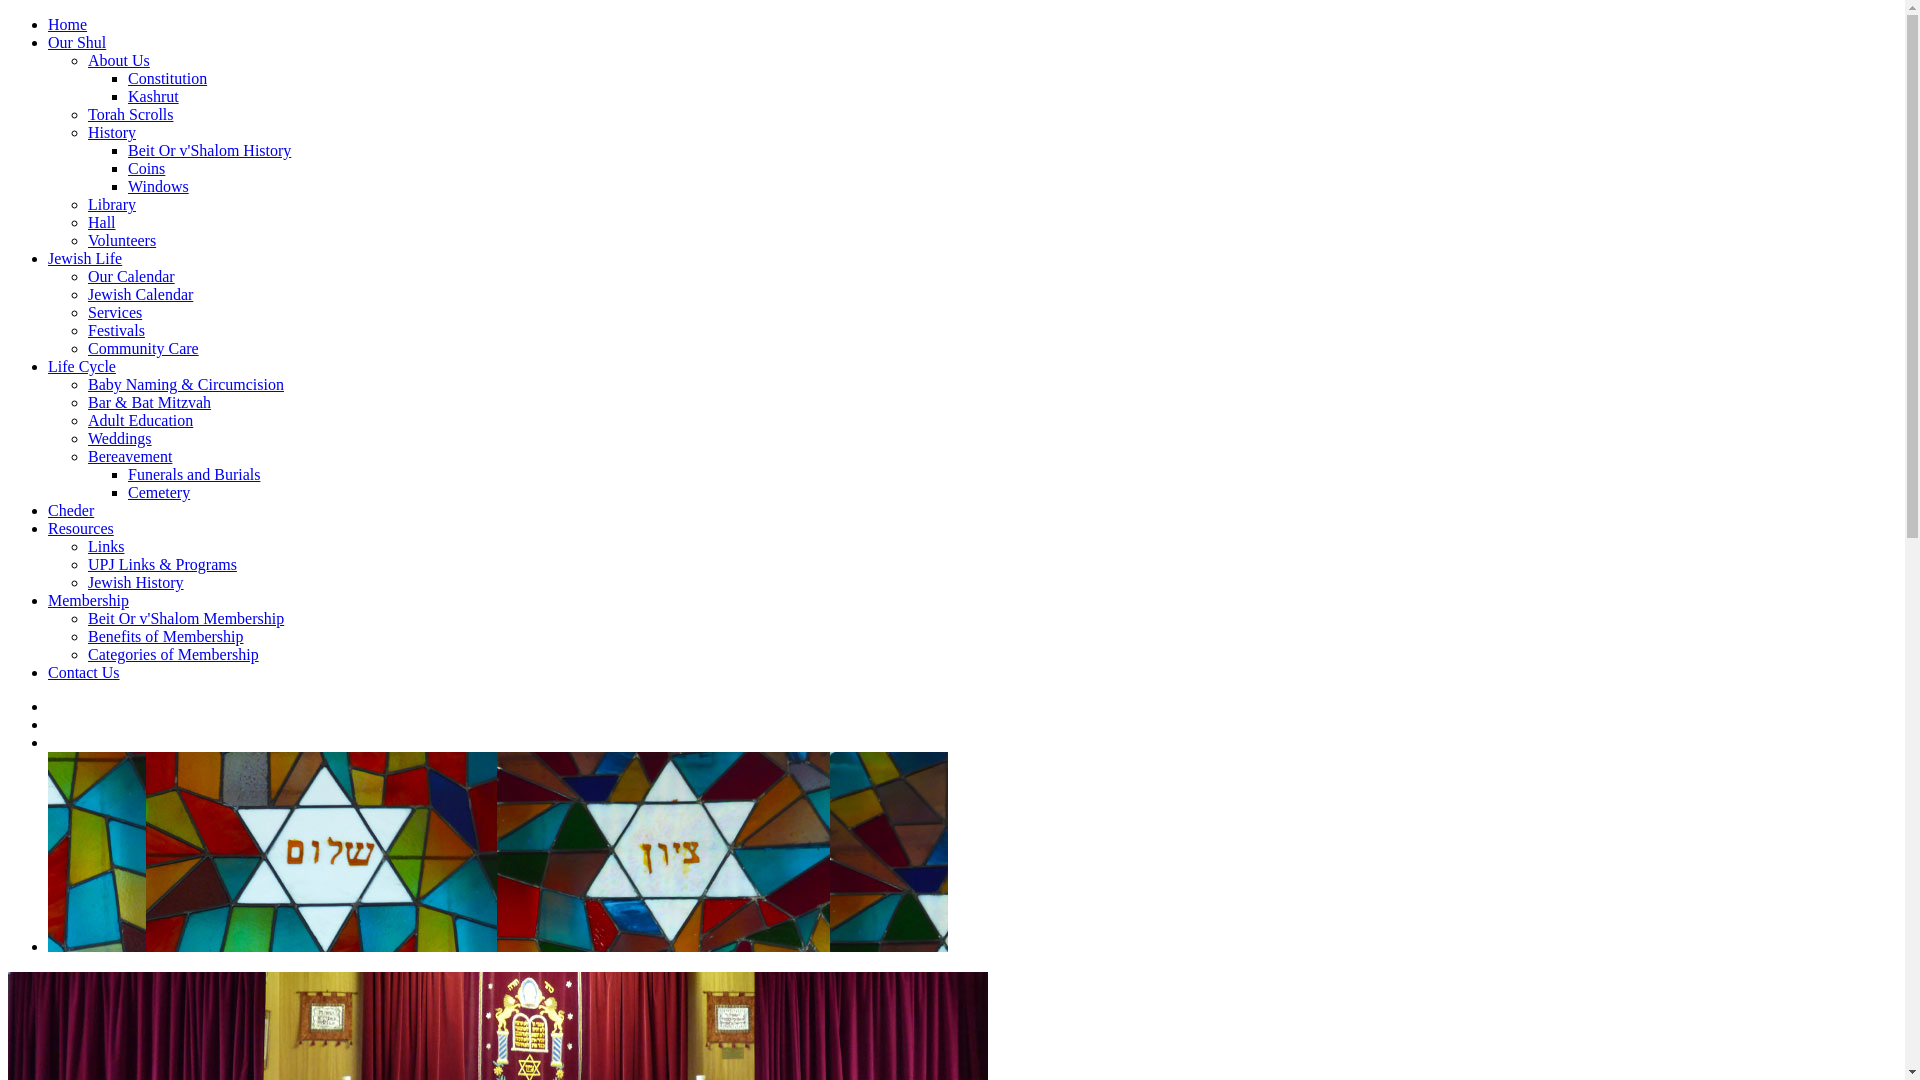 Image resolution: width=1920 pixels, height=1080 pixels. I want to click on 'UPJ Links & Programs', so click(162, 564).